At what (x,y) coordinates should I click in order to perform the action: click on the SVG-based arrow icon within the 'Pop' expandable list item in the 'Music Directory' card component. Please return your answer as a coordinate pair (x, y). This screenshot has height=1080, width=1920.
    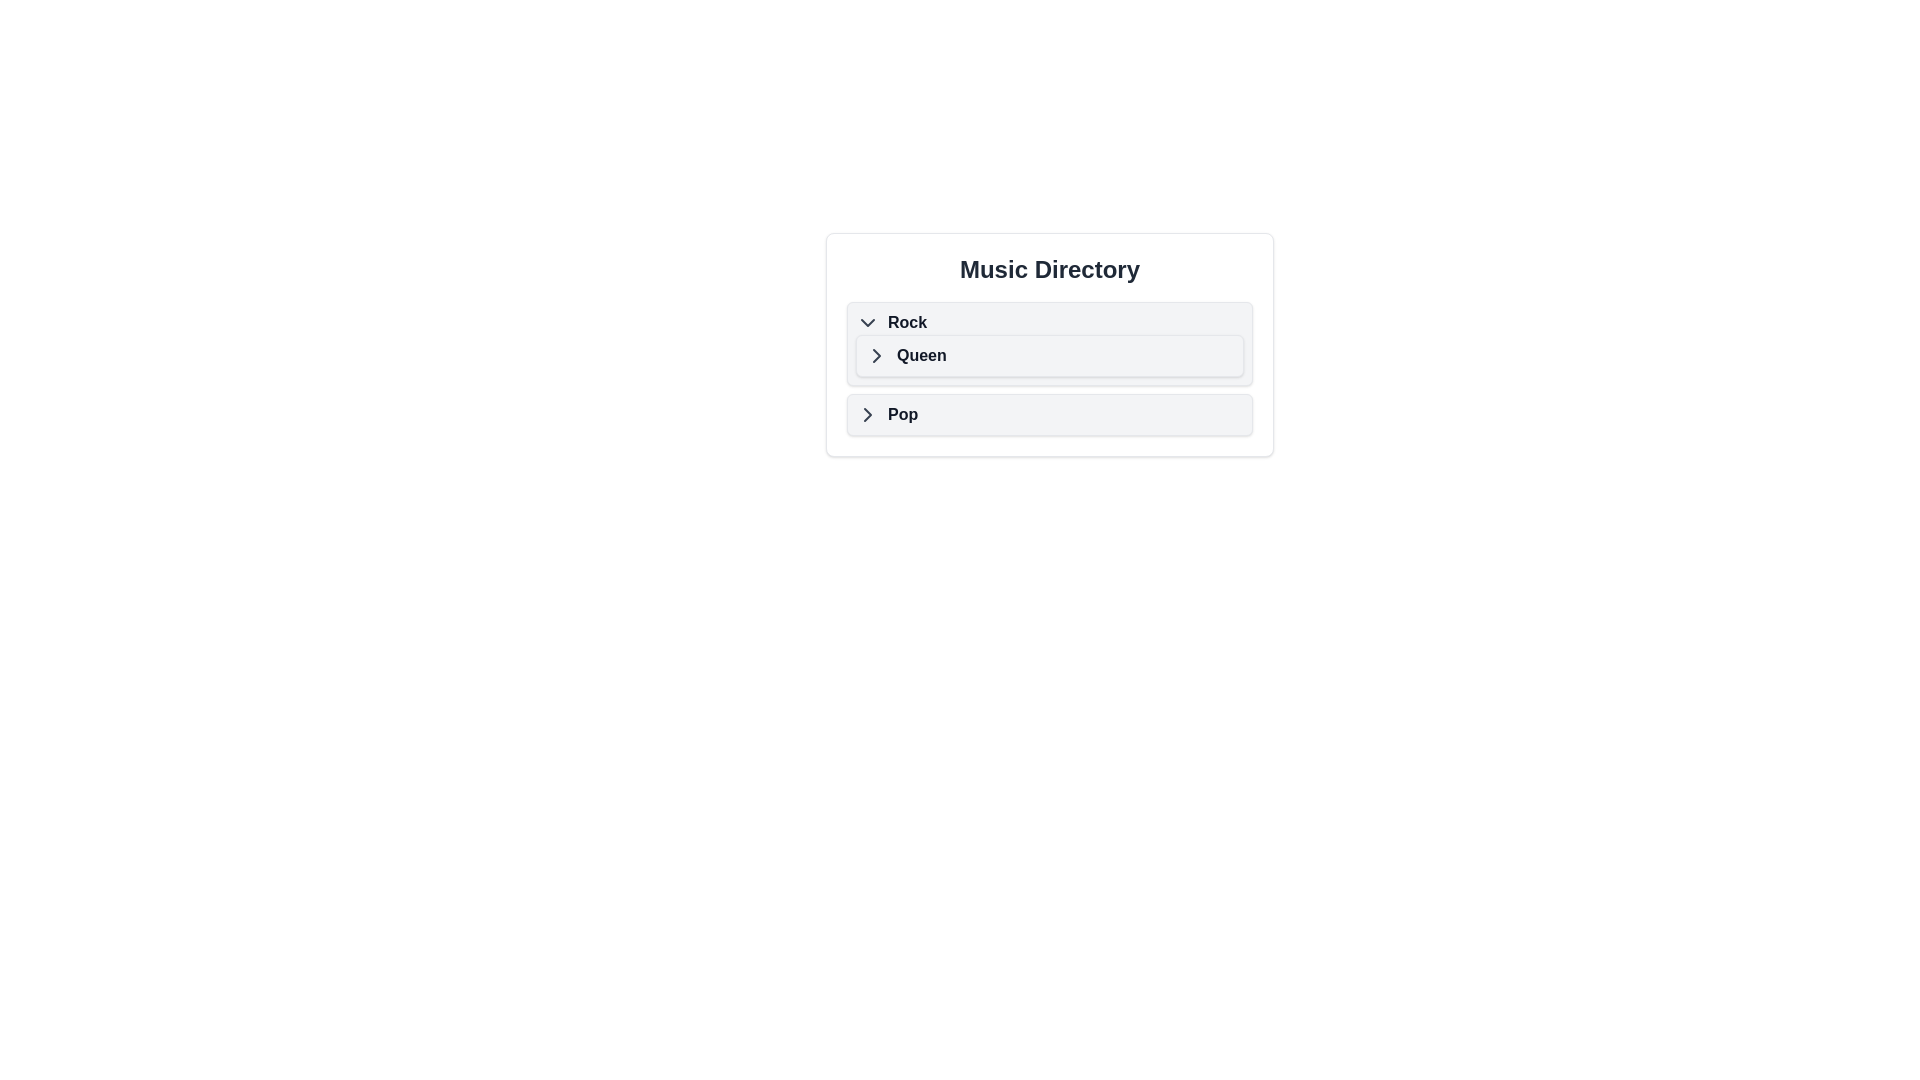
    Looking at the image, I should click on (868, 414).